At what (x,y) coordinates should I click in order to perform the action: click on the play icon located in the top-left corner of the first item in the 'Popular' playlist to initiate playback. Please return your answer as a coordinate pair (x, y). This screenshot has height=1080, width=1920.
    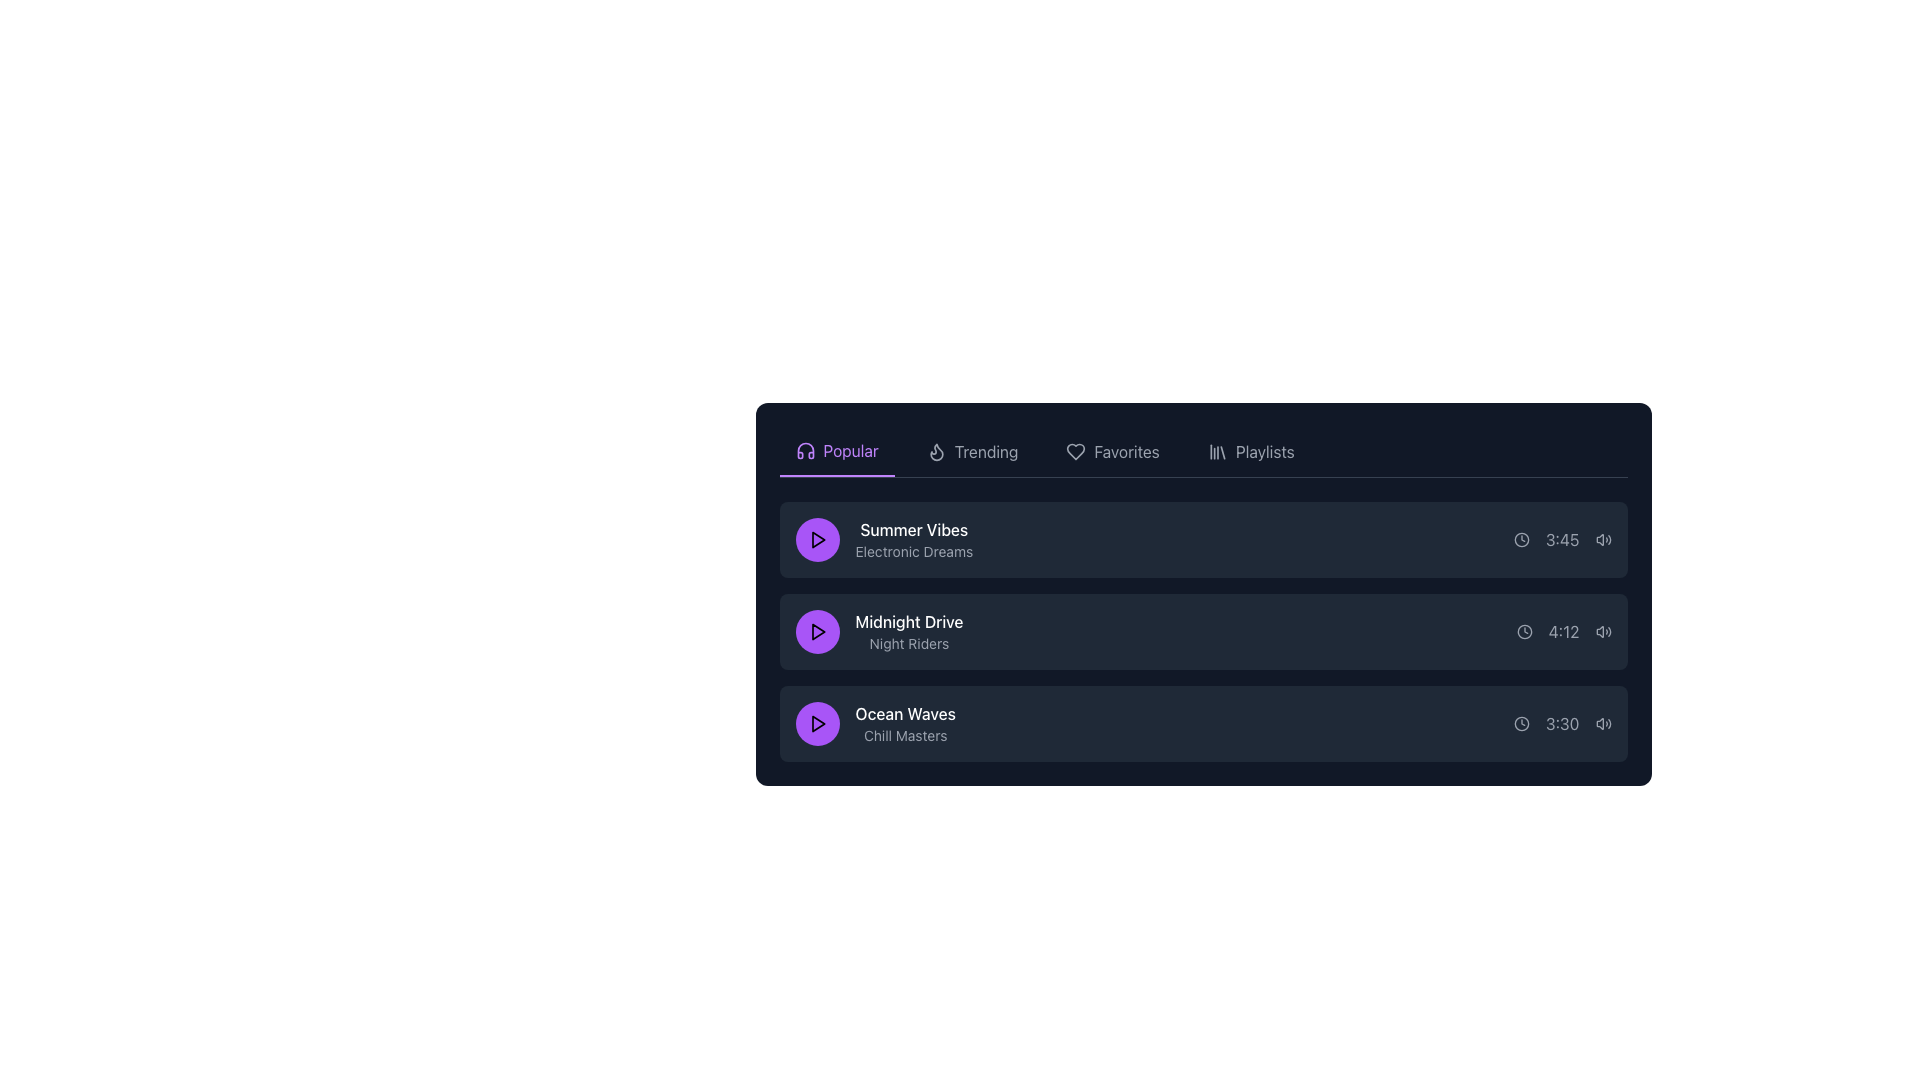
    Looking at the image, I should click on (818, 540).